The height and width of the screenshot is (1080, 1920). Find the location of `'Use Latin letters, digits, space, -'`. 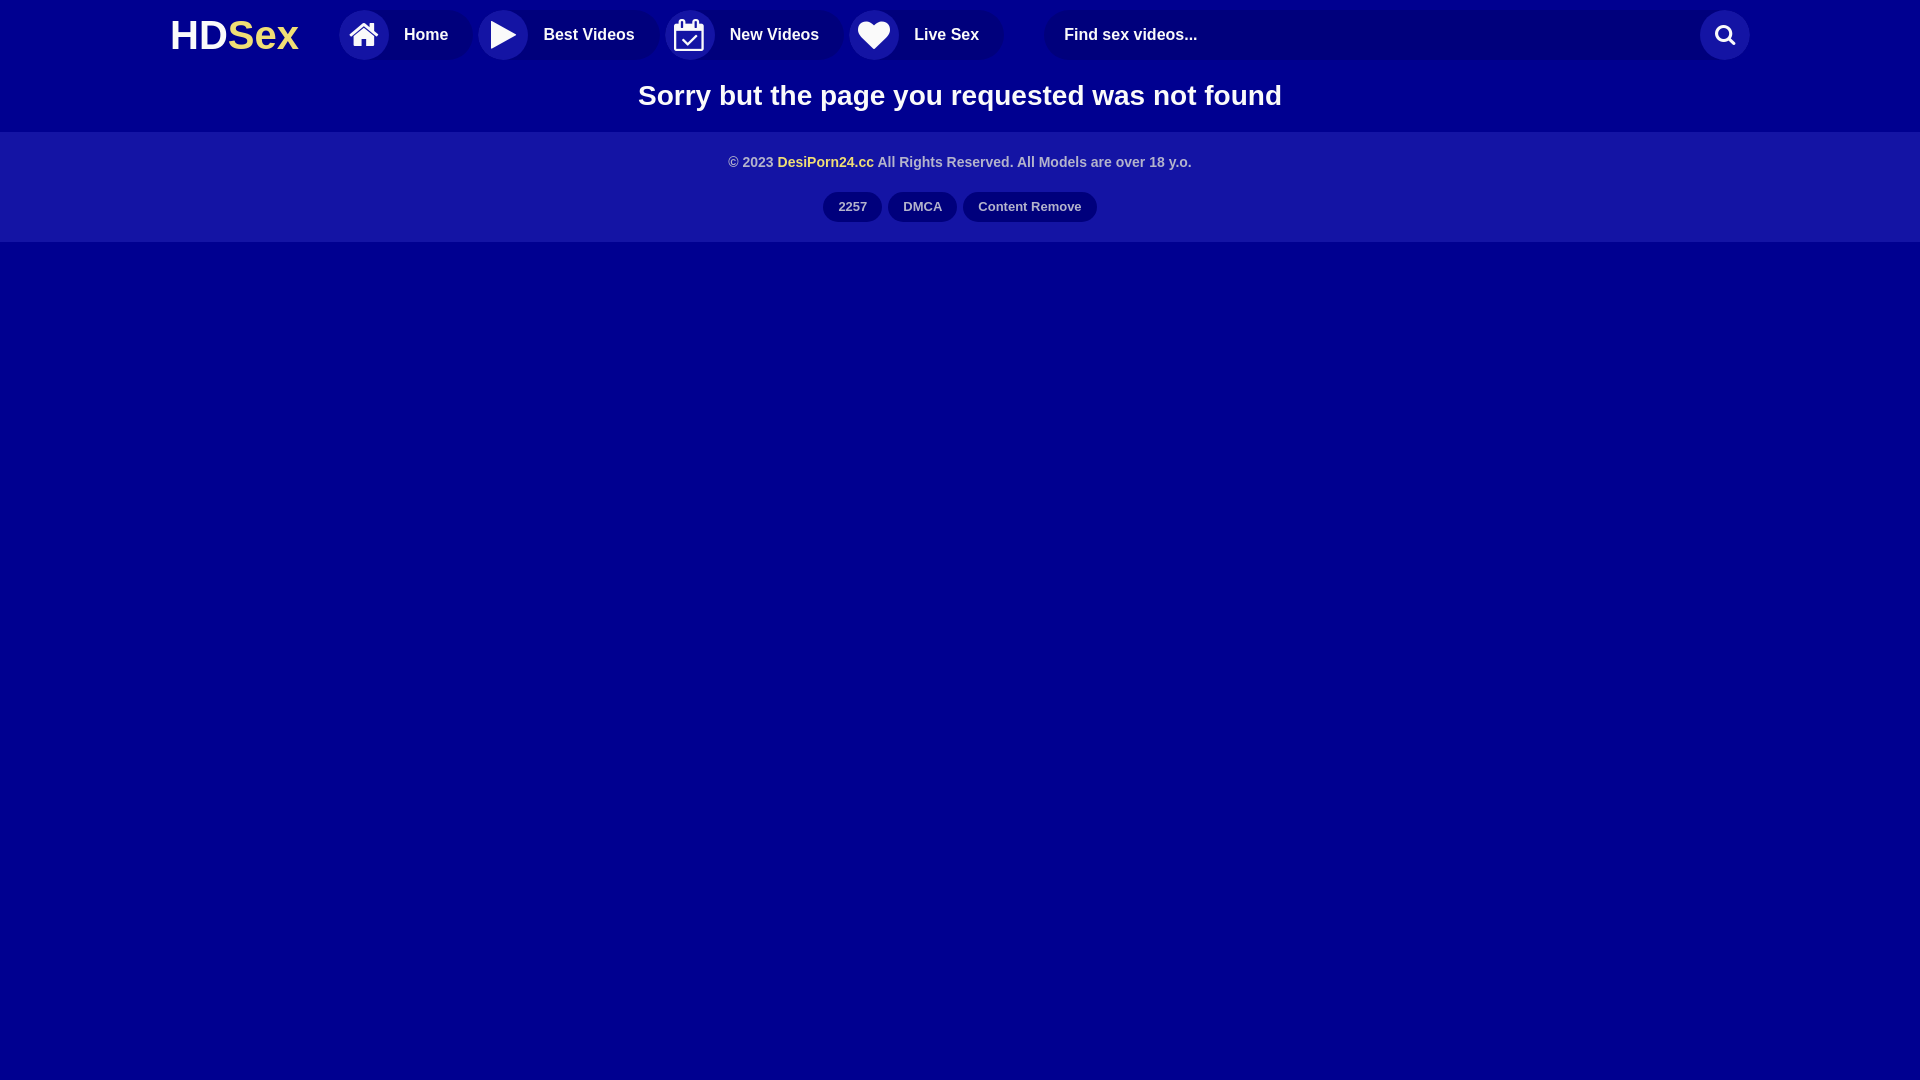

'Use Latin letters, digits, space, -' is located at coordinates (1376, 34).